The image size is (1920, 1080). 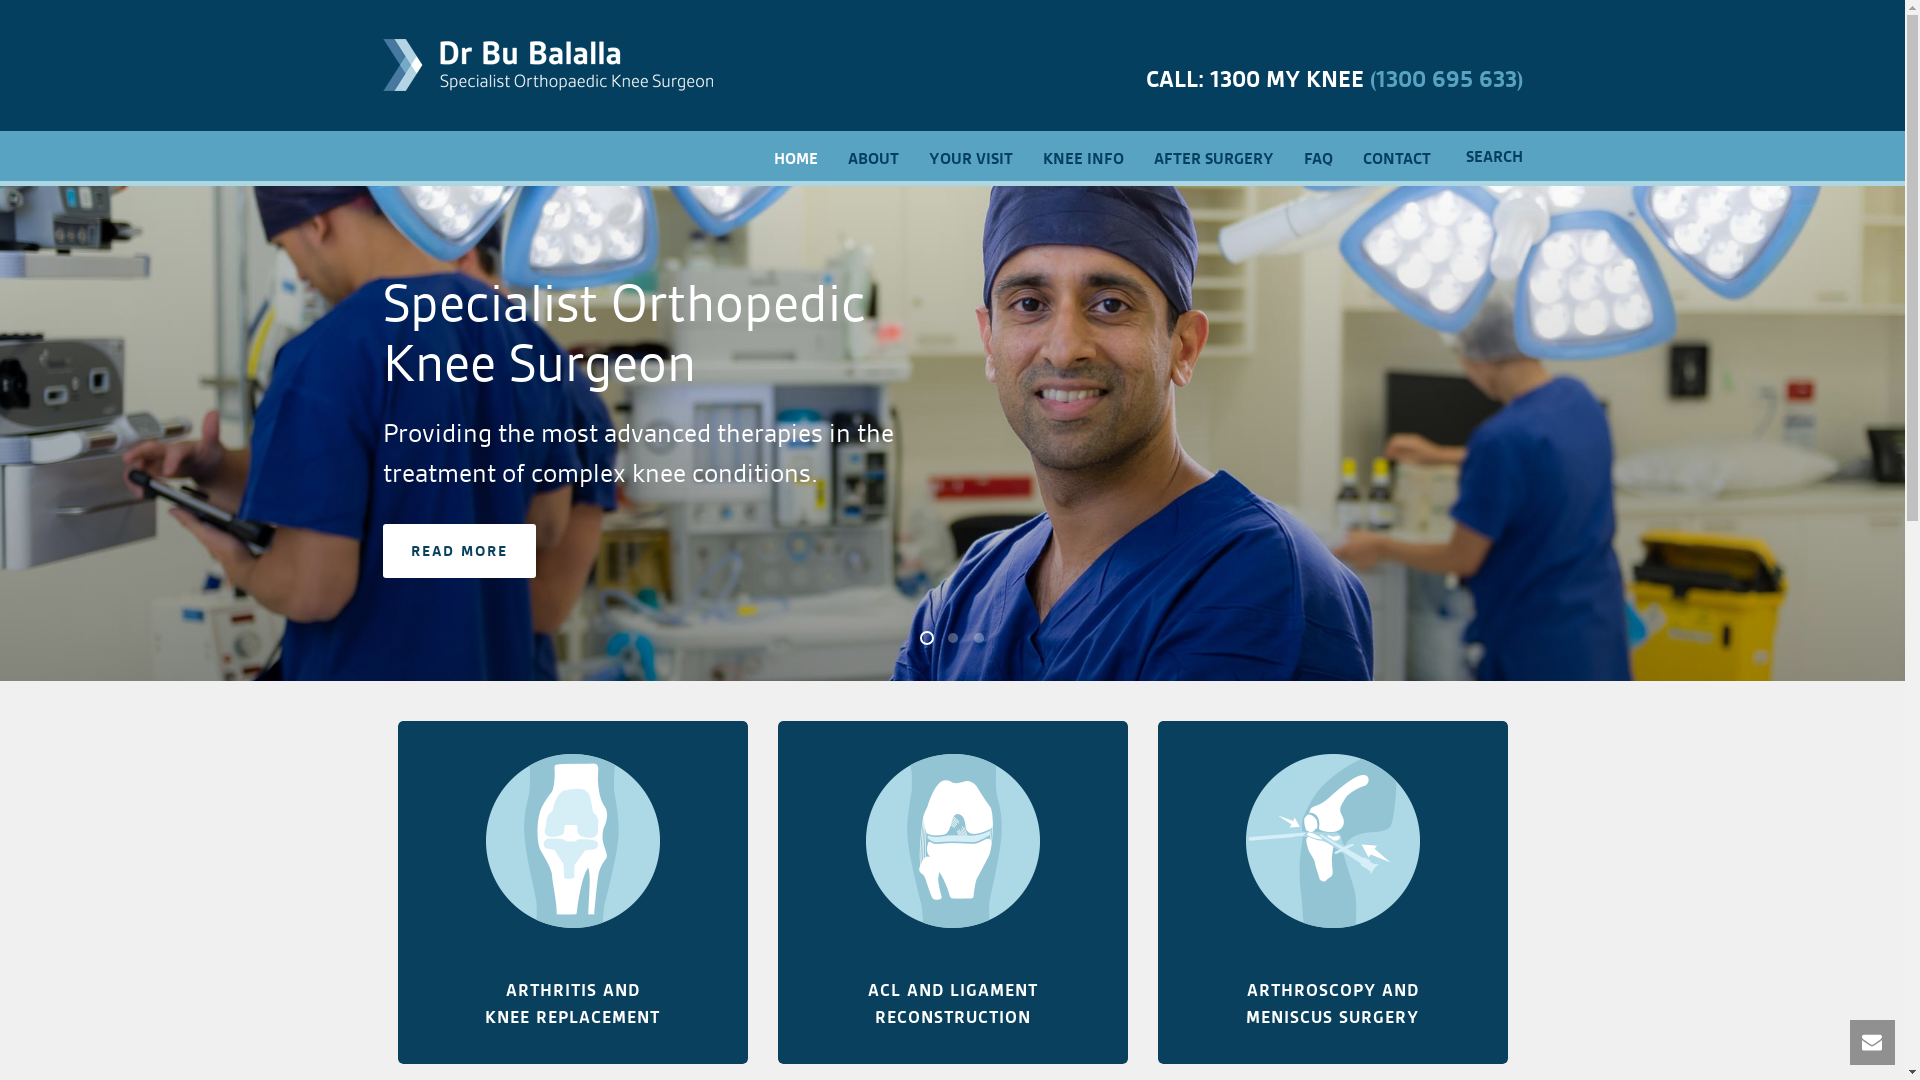 What do you see at coordinates (1445, 156) in the screenshot?
I see `'SEARCH'` at bounding box center [1445, 156].